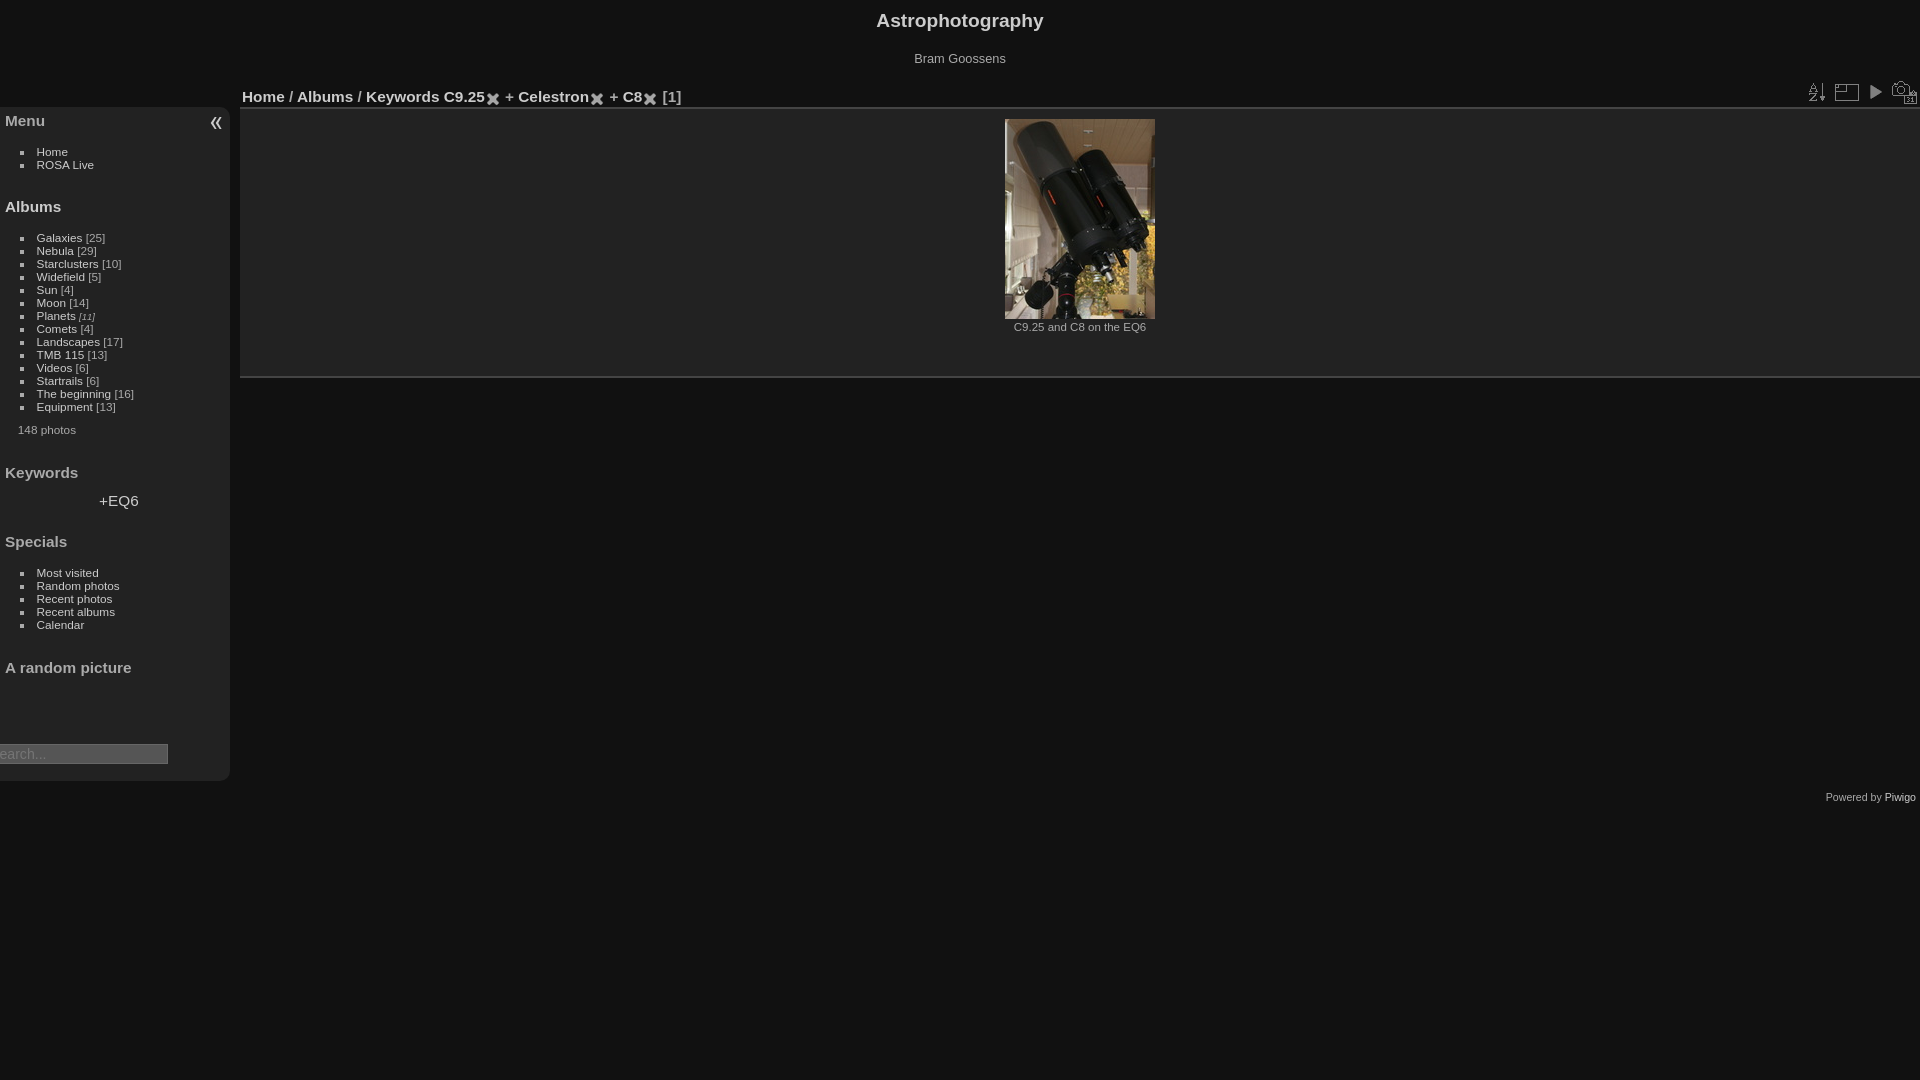 Image resolution: width=1920 pixels, height=1080 pixels. I want to click on 'Startrails', so click(59, 380).